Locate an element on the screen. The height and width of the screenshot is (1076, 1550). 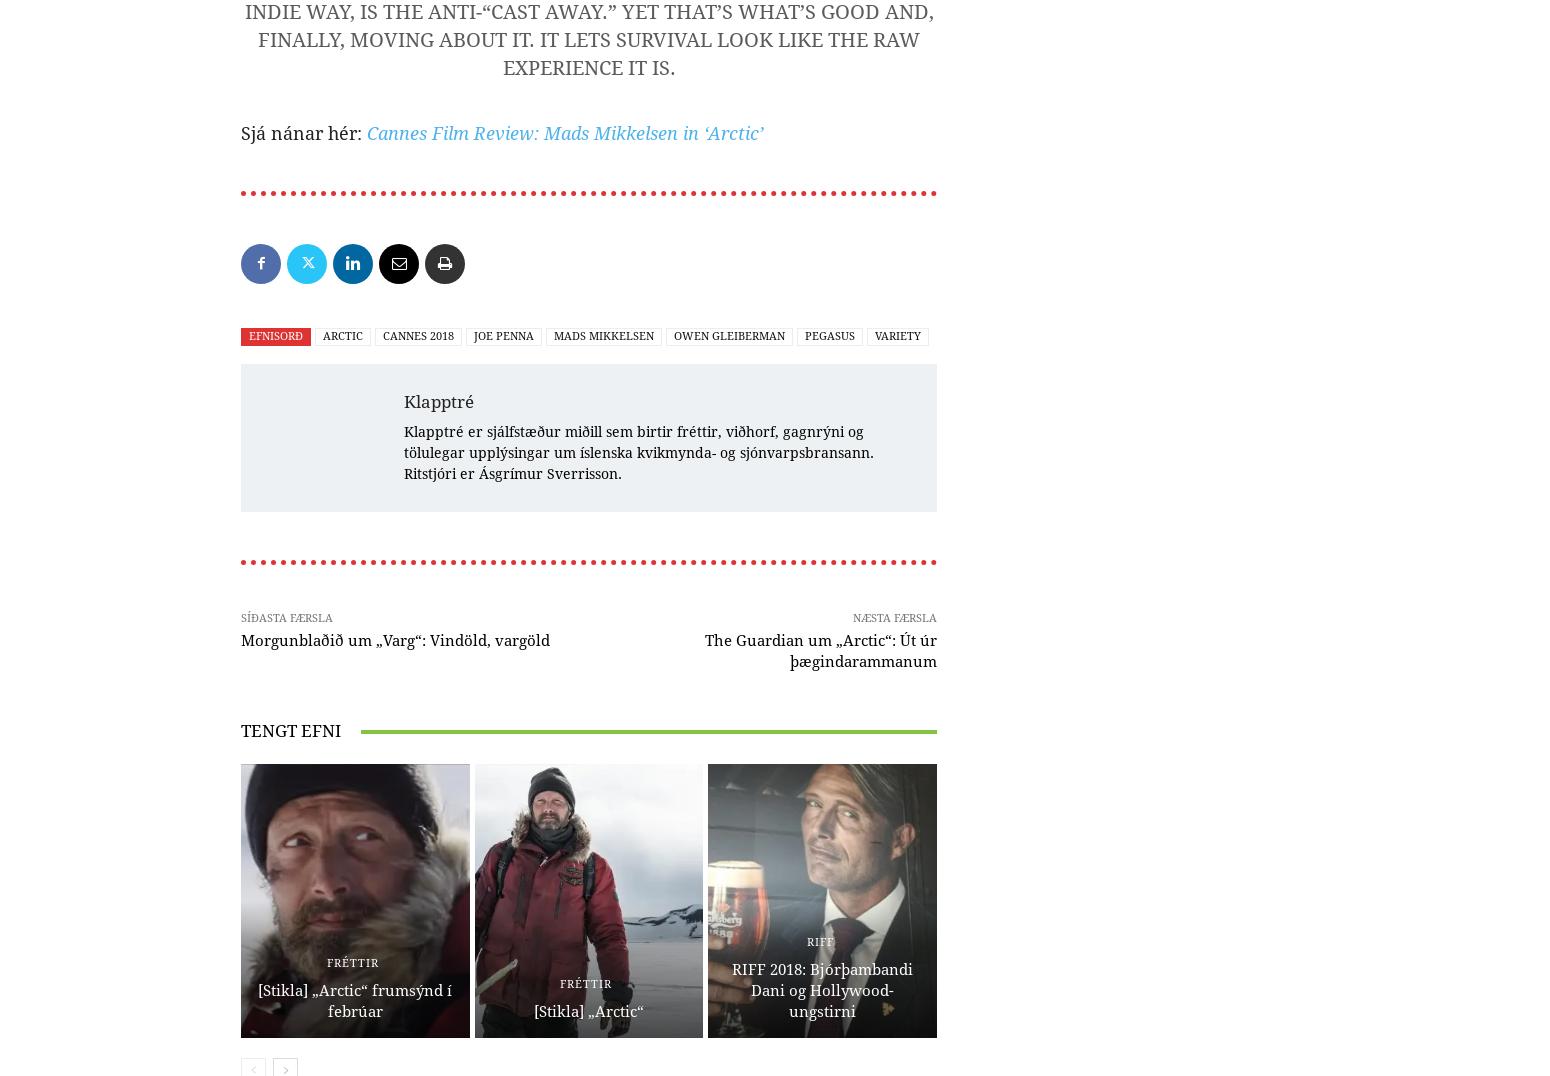
'RIFF 2018: Bjórþambandi Dani og Hollywood-ungstirni' is located at coordinates (732, 989).